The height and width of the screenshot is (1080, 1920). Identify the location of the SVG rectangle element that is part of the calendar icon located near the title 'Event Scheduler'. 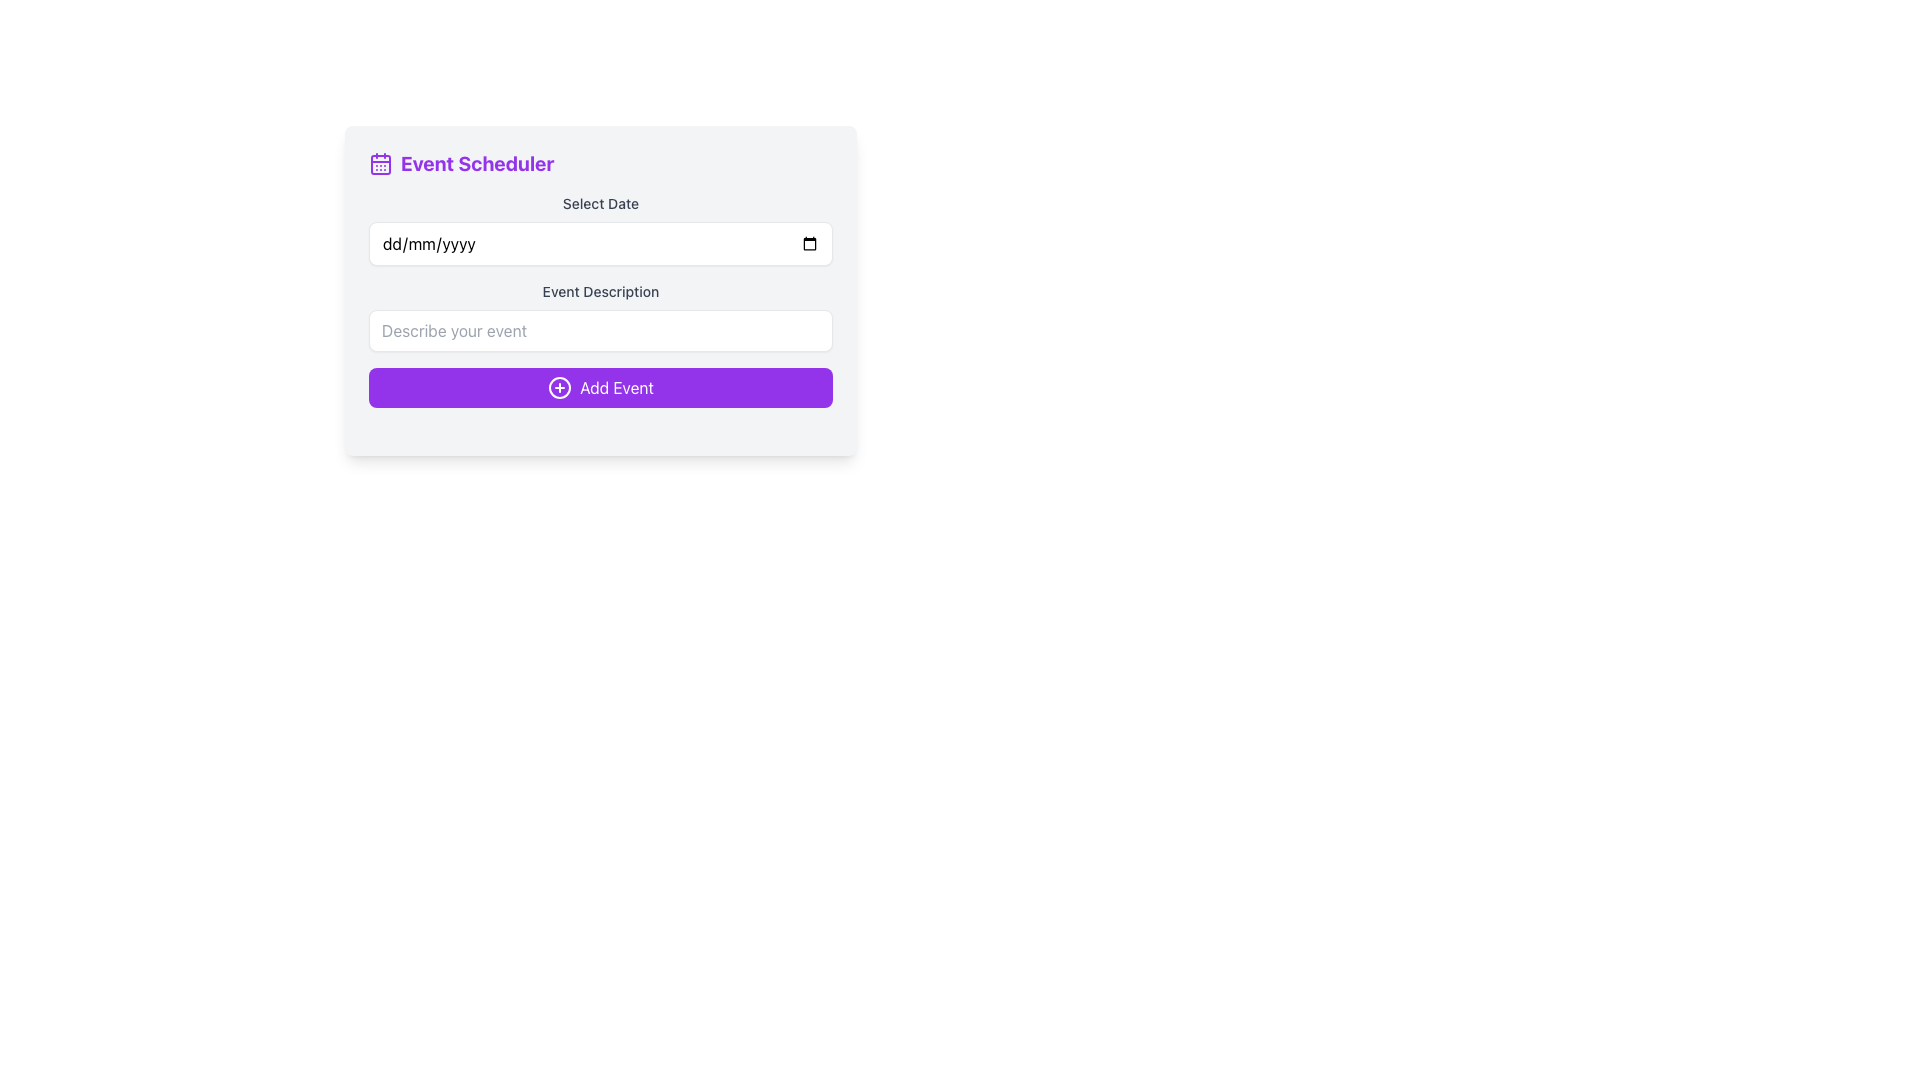
(380, 164).